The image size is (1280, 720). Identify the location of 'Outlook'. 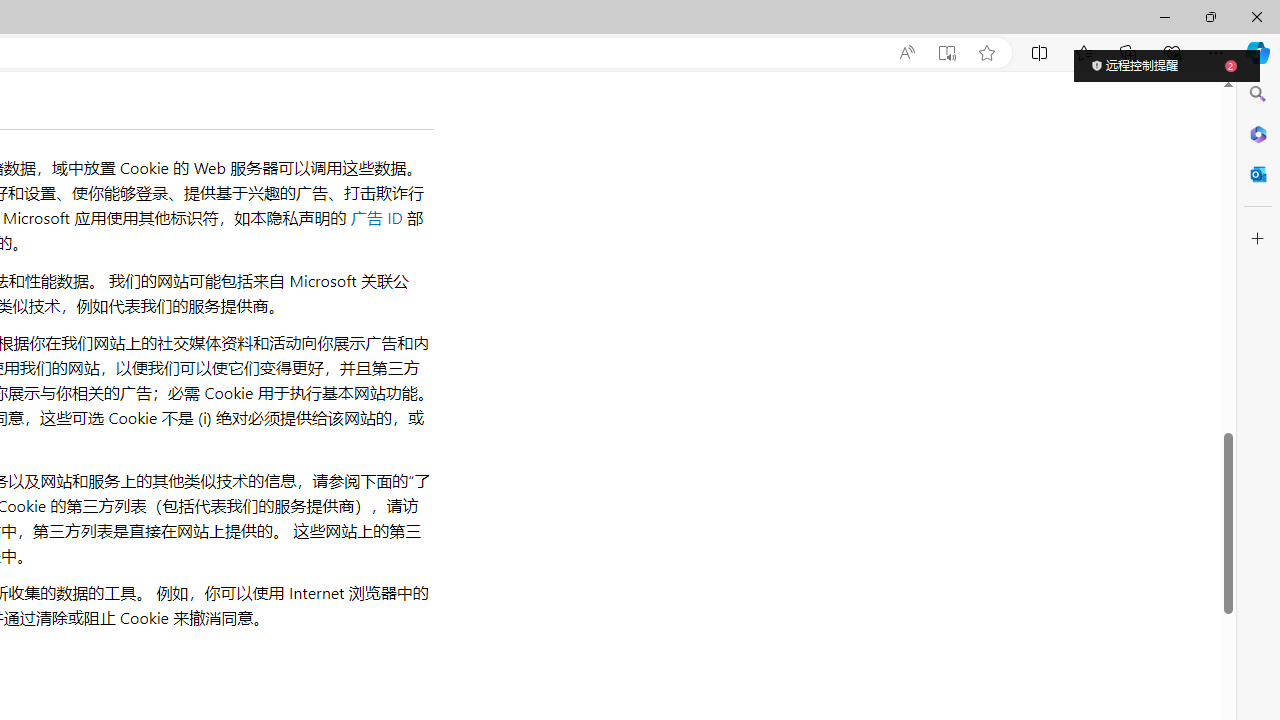
(1257, 173).